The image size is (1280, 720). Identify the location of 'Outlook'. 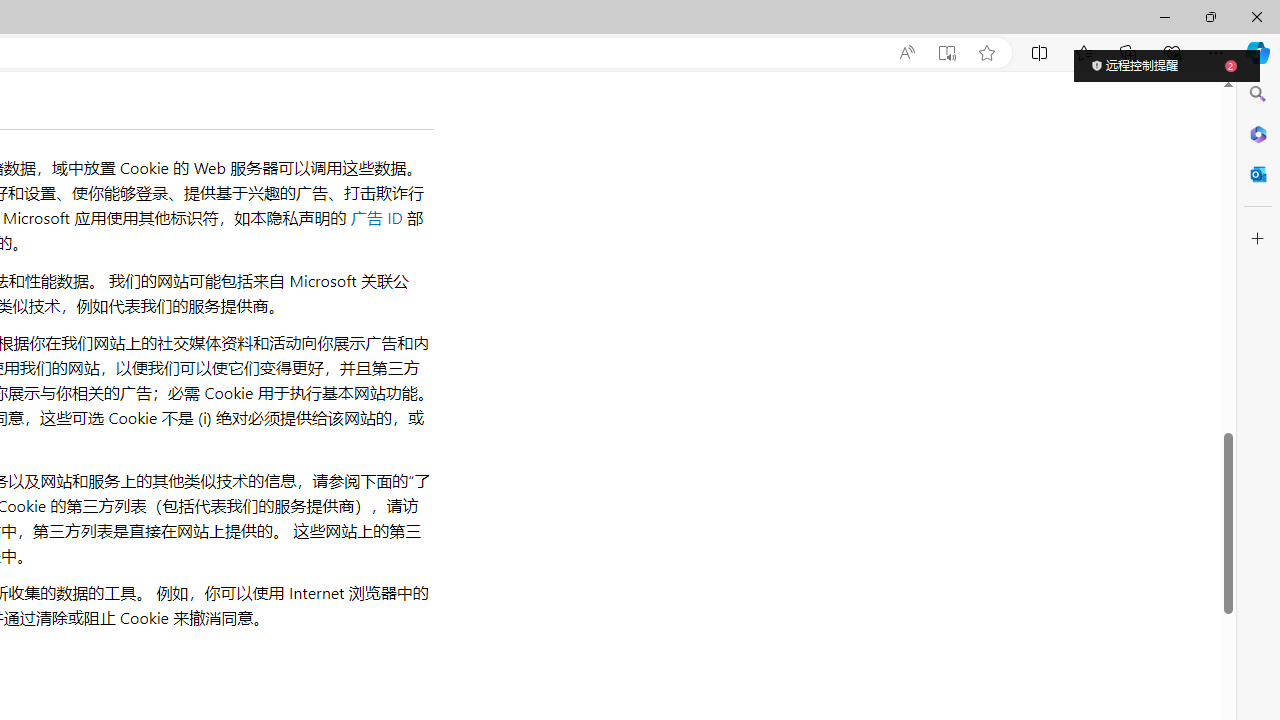
(1257, 173).